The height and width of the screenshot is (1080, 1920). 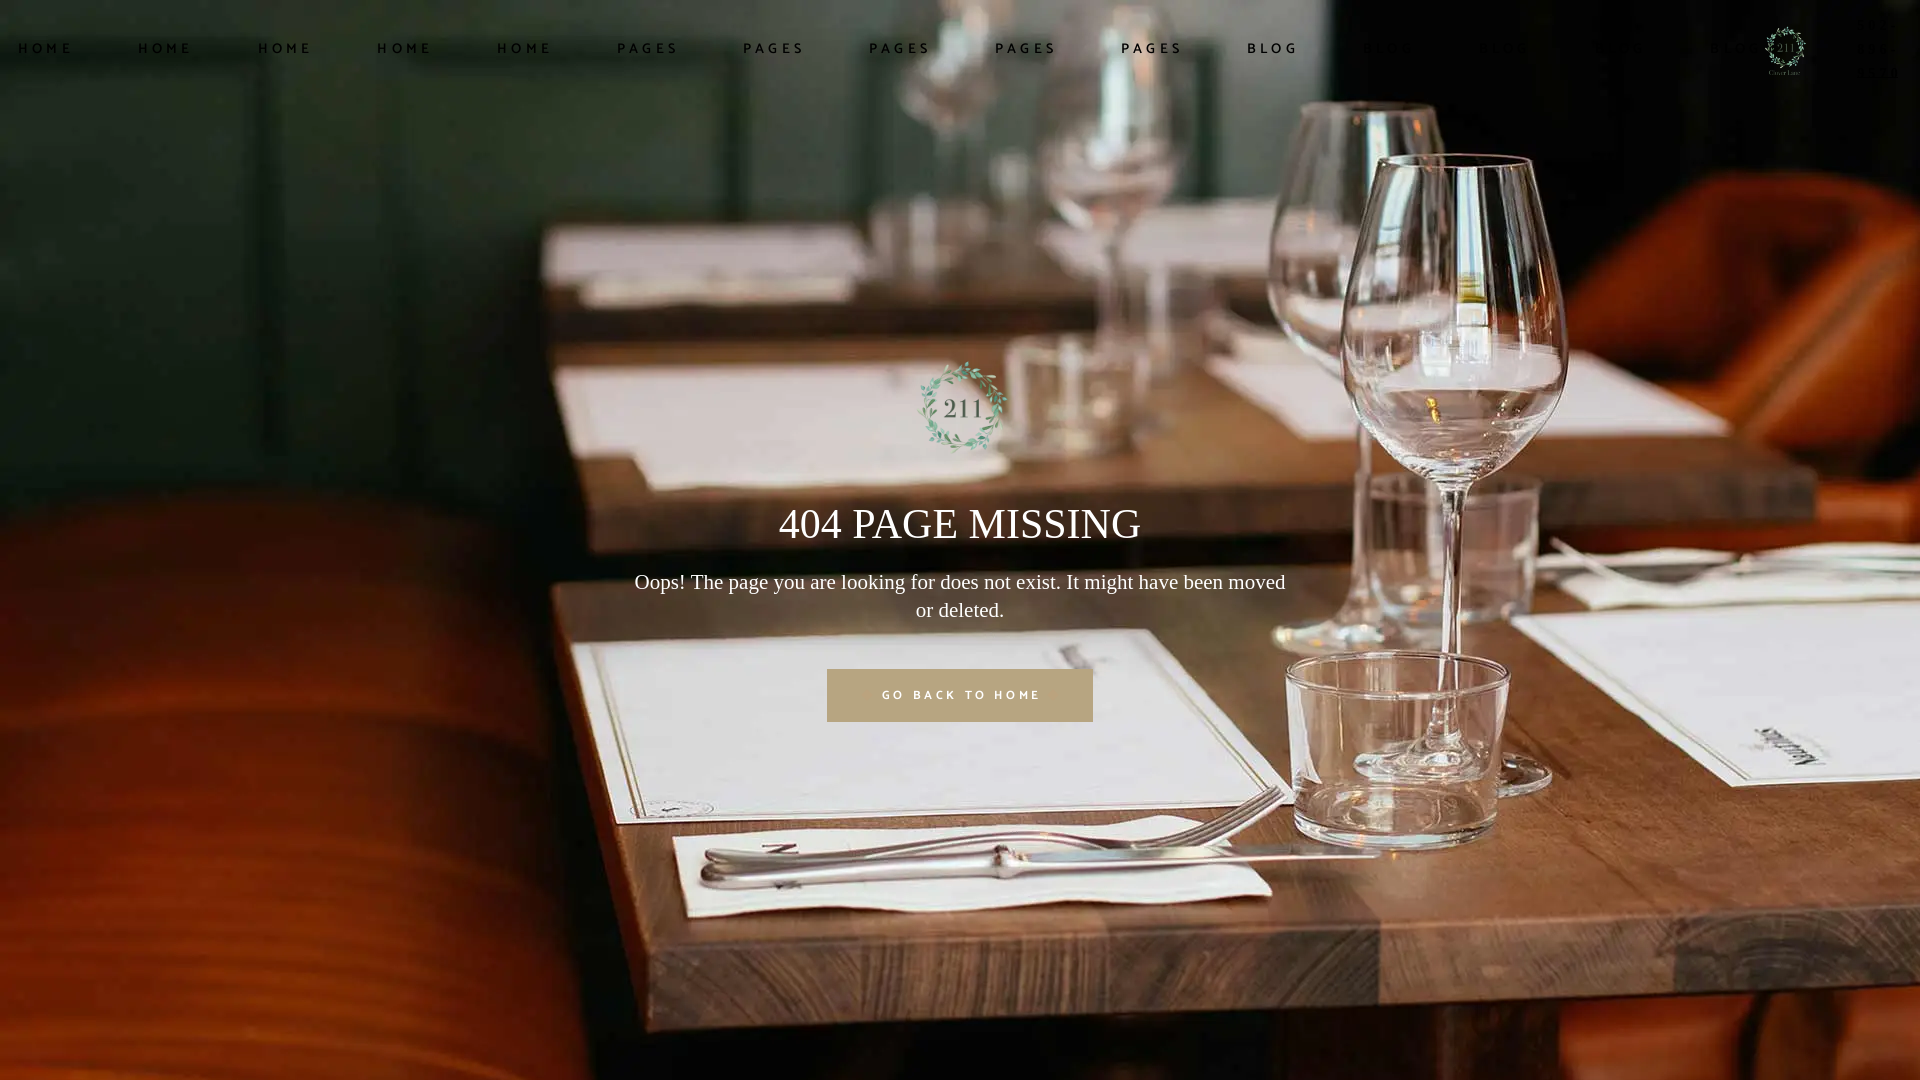 I want to click on 'BLOG', so click(x=1246, y=49).